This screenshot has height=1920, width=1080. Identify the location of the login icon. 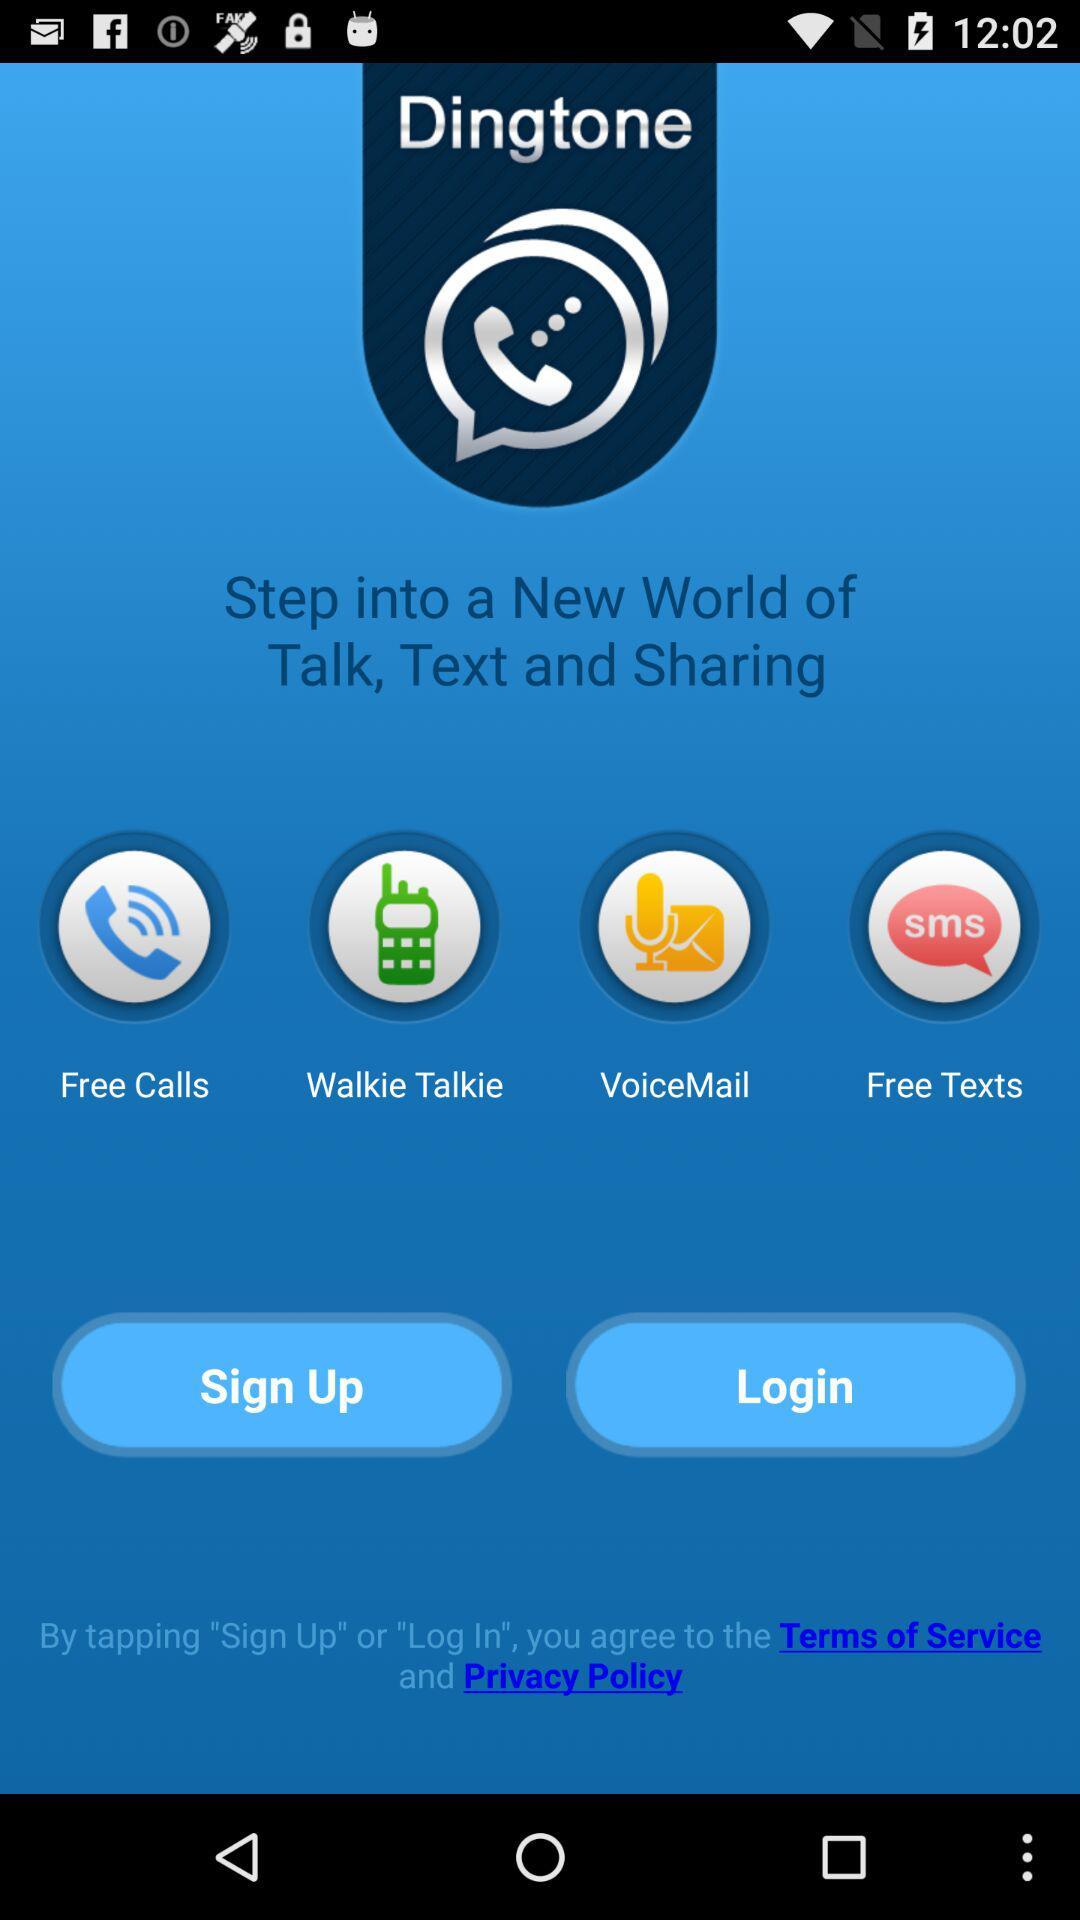
(795, 1385).